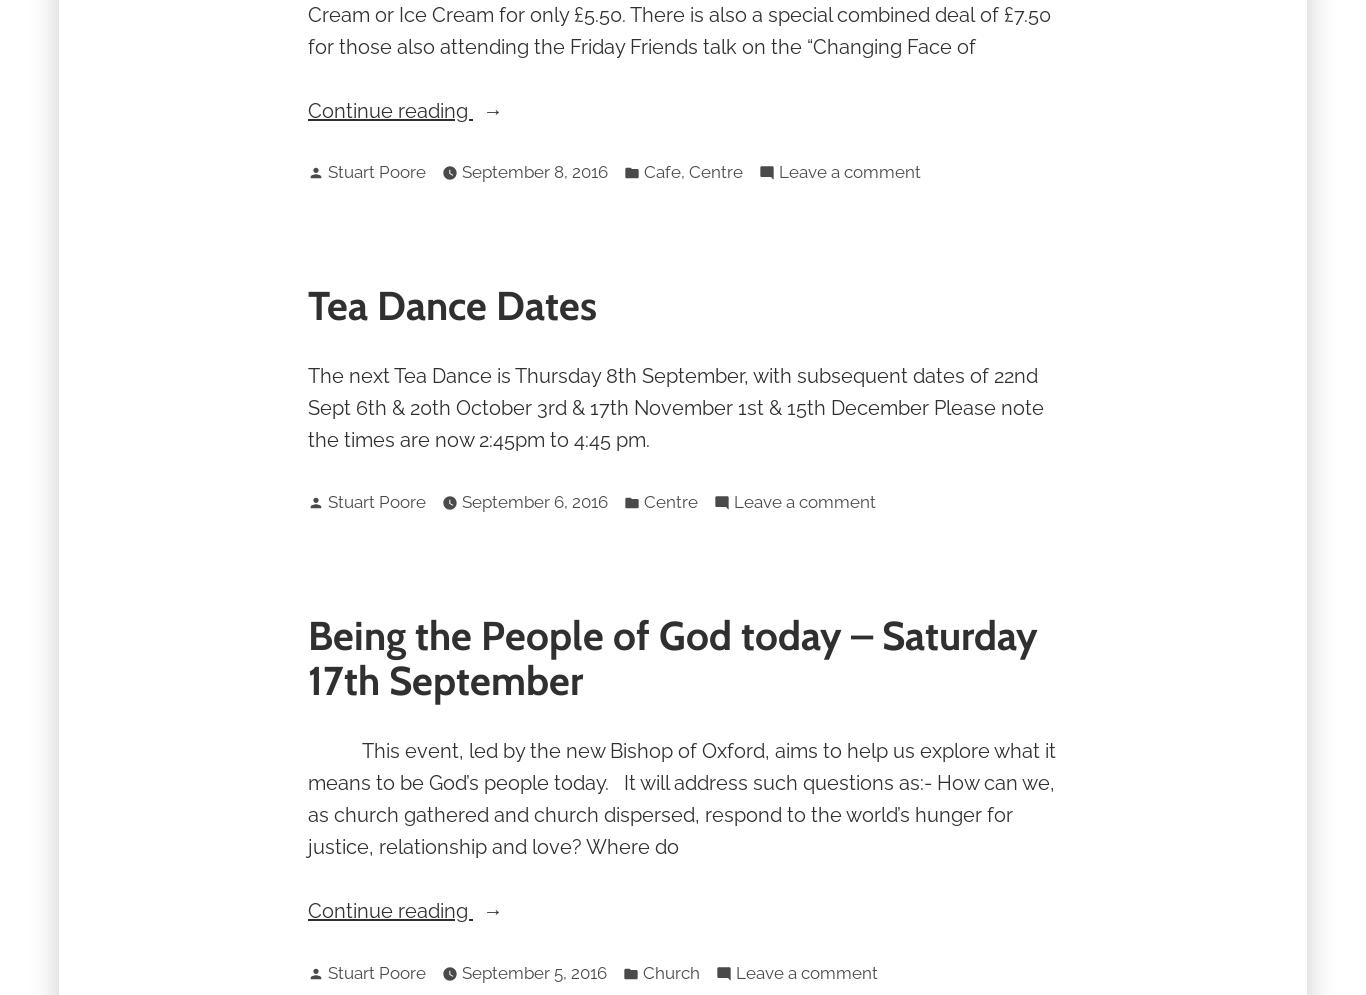 The image size is (1366, 995). I want to click on 'September 8, 2016', so click(535, 172).